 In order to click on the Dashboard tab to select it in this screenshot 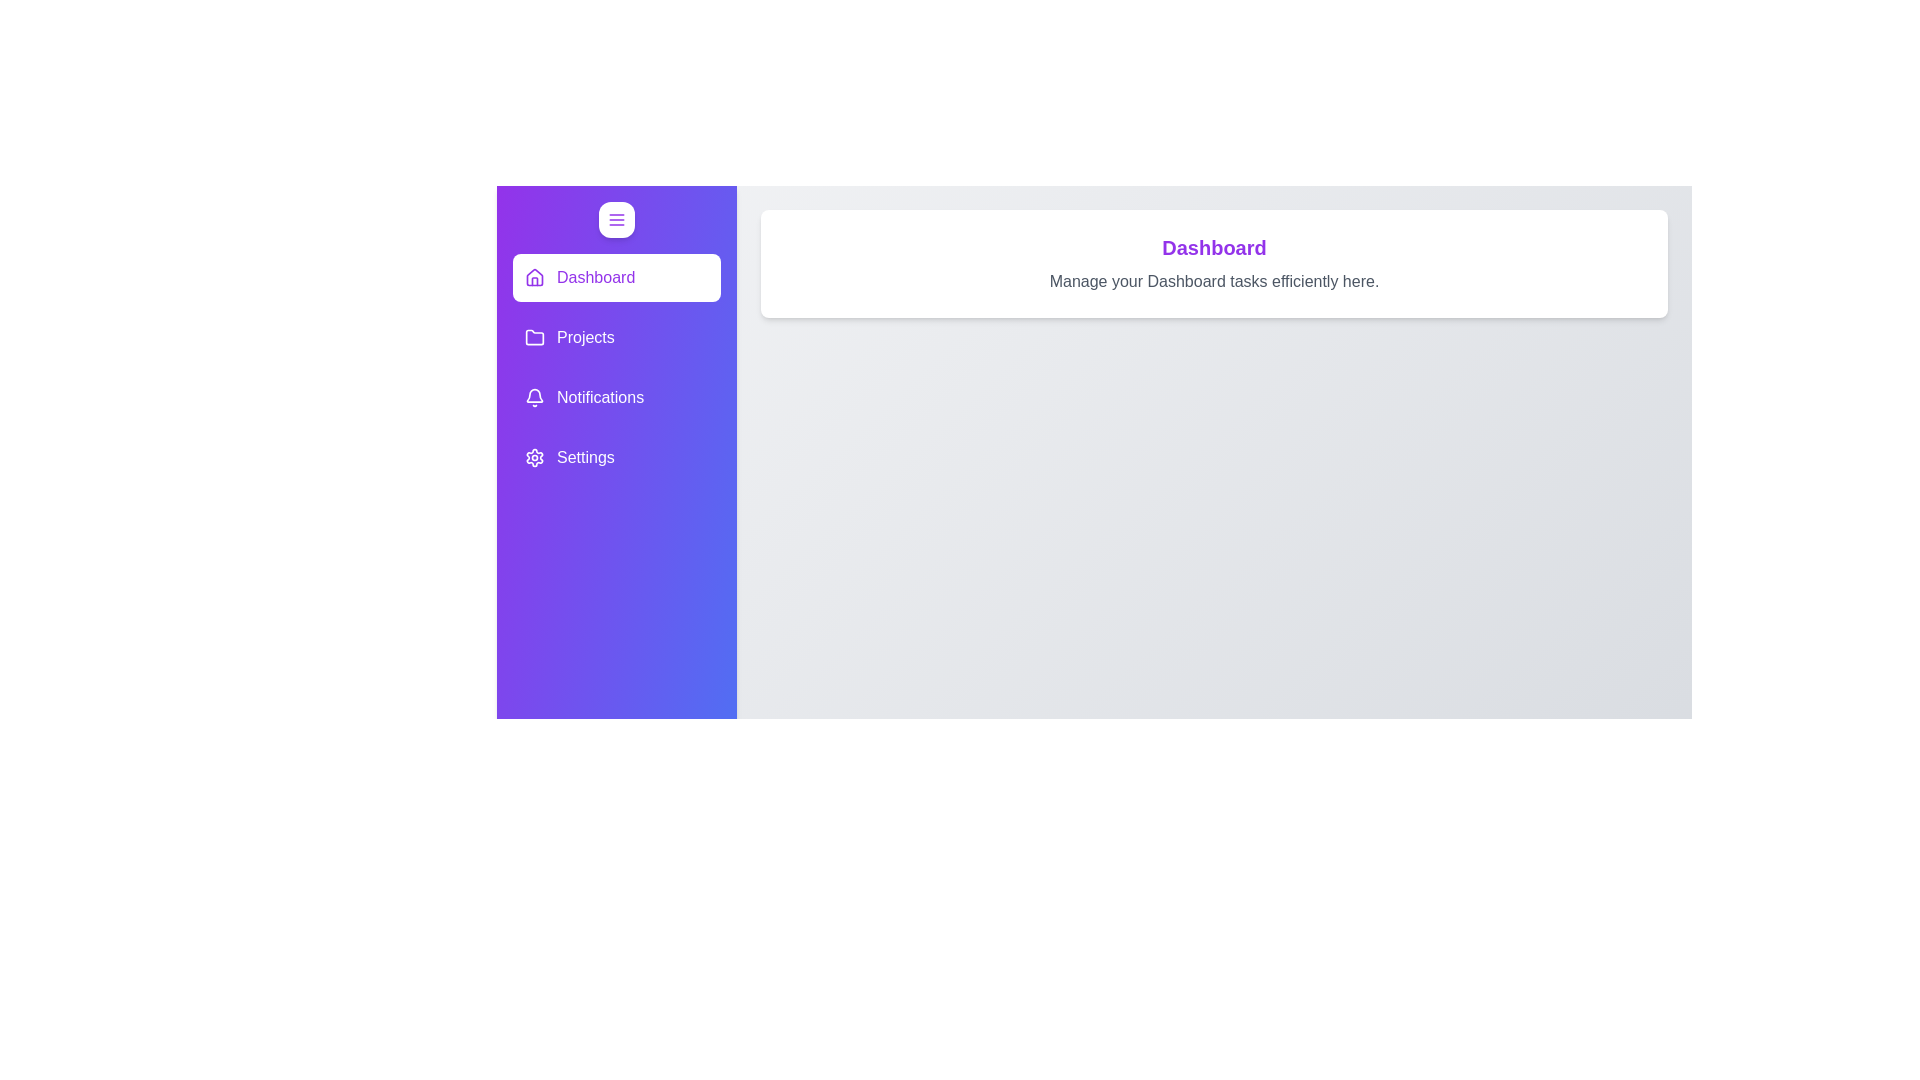, I will do `click(616, 277)`.